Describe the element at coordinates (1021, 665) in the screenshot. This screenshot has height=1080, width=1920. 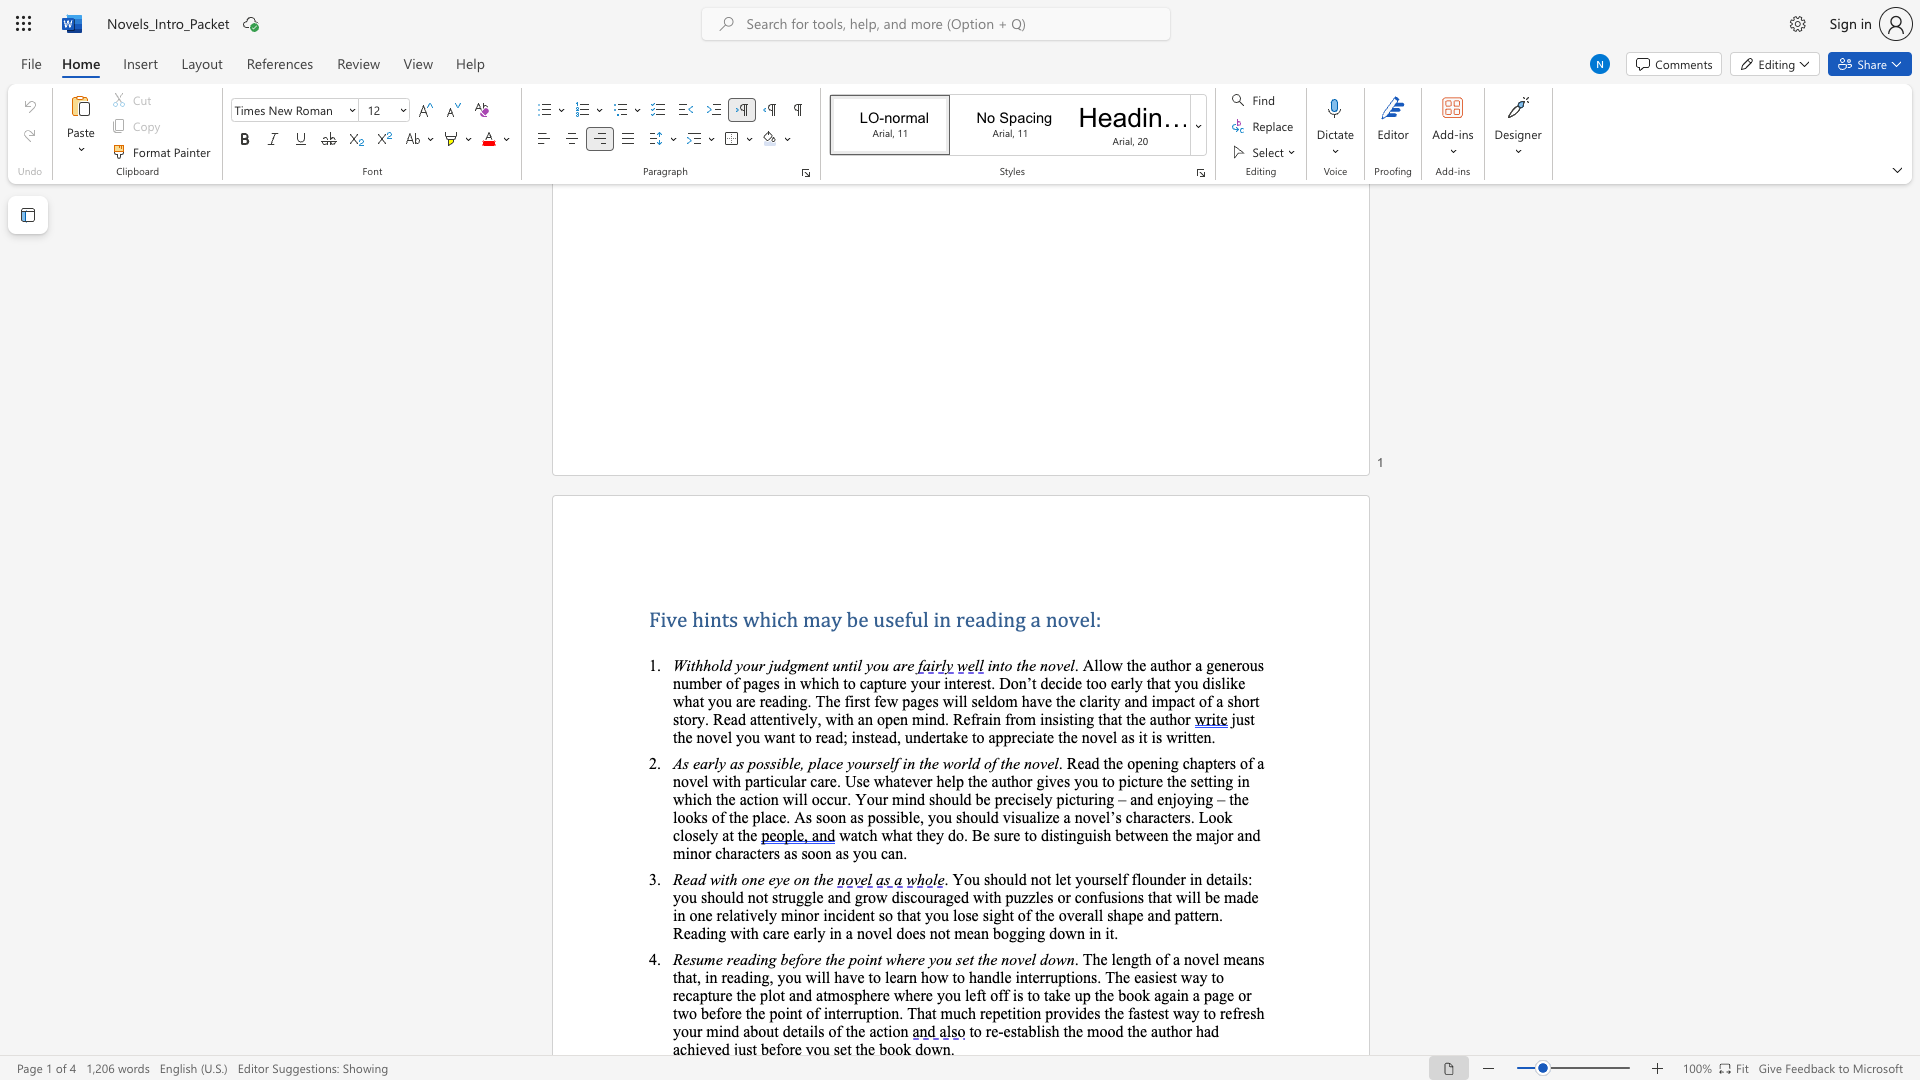
I see `the subset text "he nove" within the text "into the novel"` at that location.